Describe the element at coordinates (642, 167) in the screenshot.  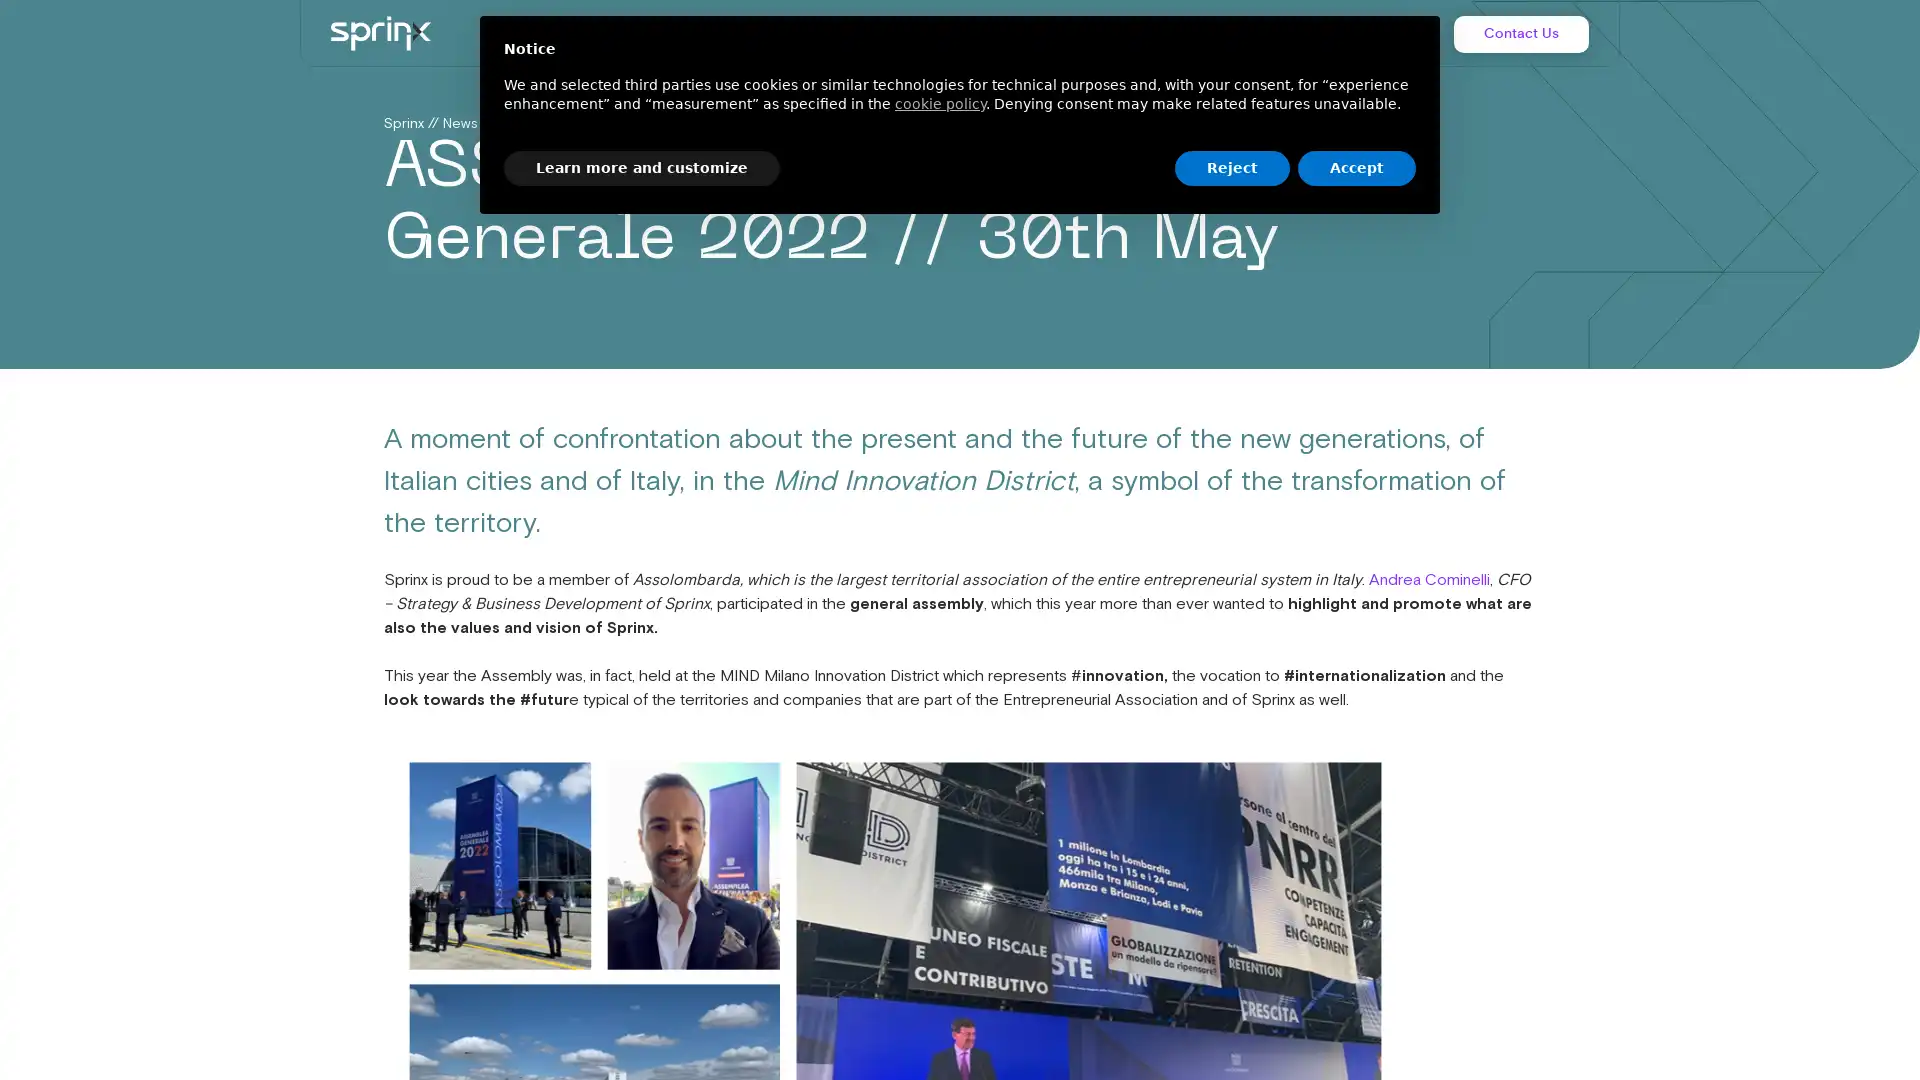
I see `Learn more and customize` at that location.